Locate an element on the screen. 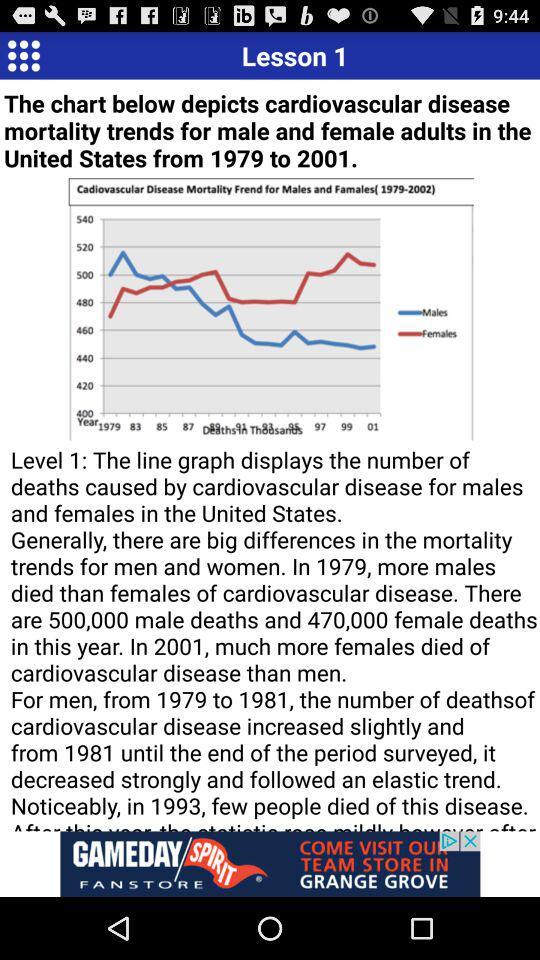  advertiser is located at coordinates (270, 863).